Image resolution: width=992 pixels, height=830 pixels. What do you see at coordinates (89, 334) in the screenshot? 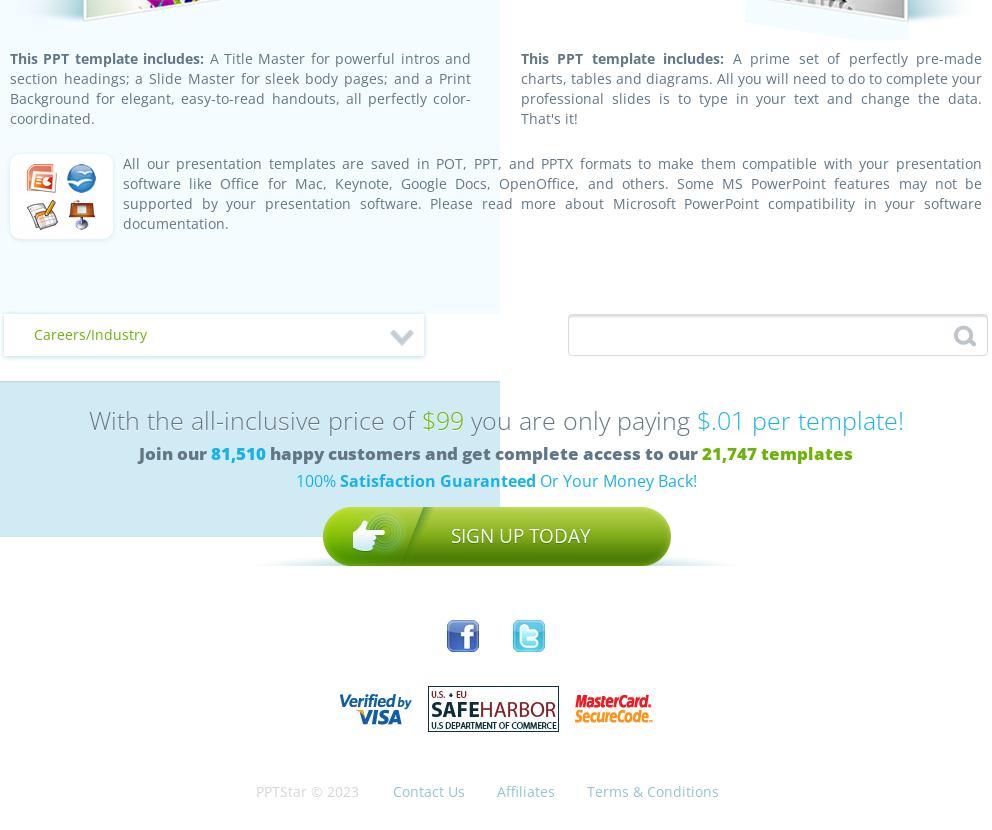
I see `'Careers/Industry'` at bounding box center [89, 334].